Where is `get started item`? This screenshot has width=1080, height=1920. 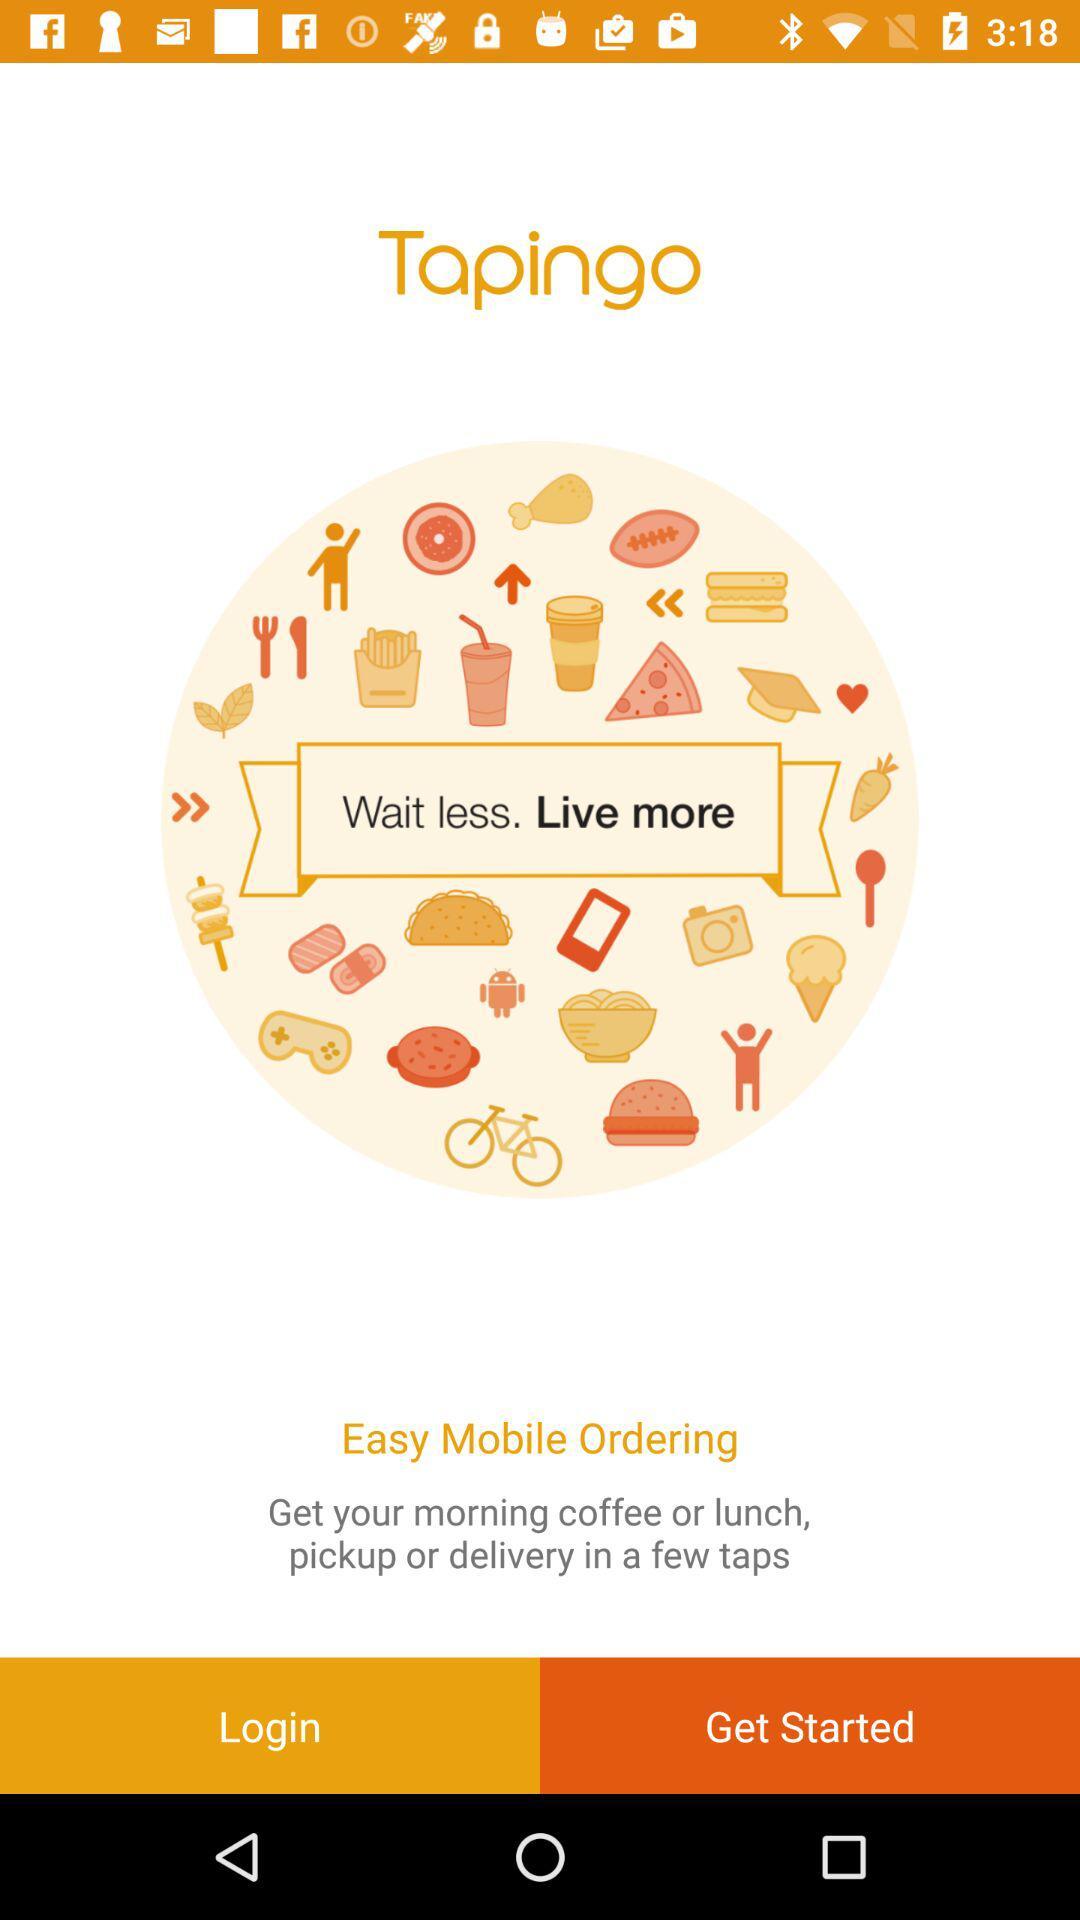 get started item is located at coordinates (810, 1724).